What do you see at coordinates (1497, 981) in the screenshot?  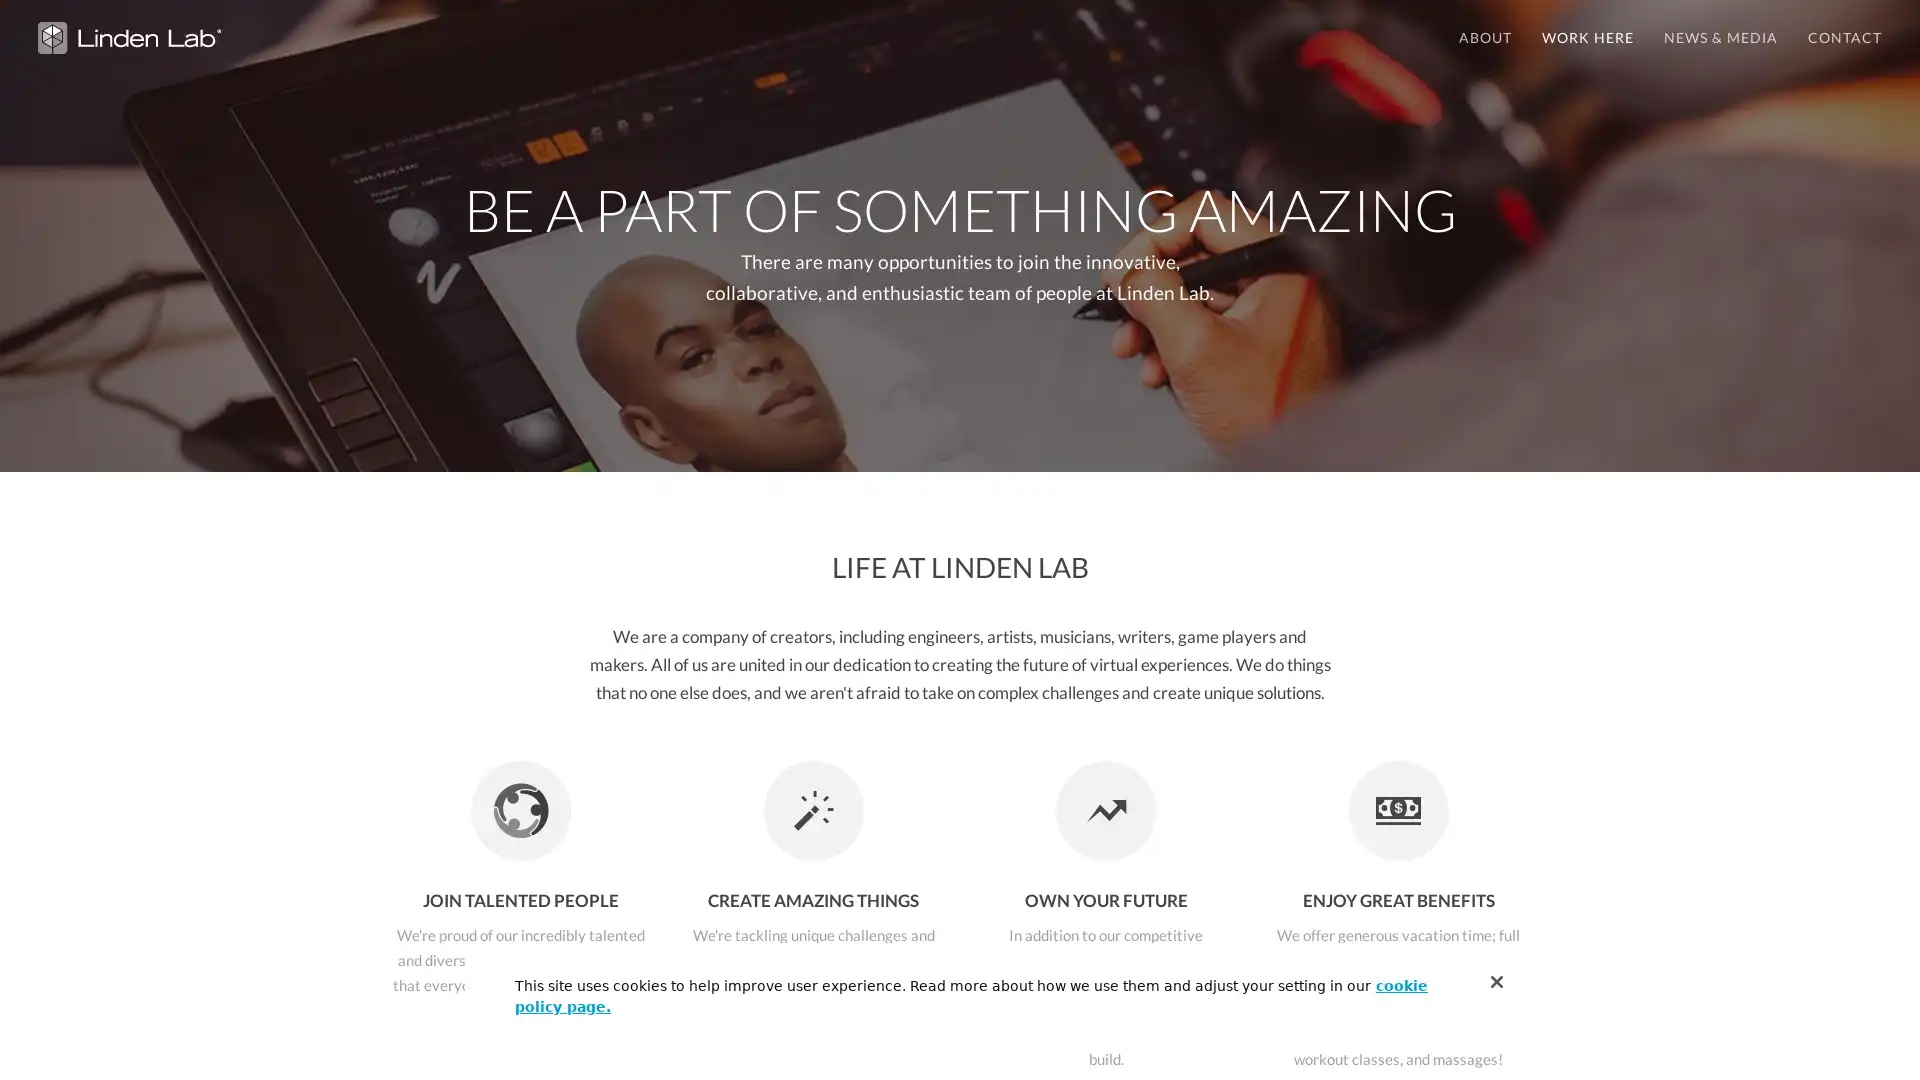 I see `Close` at bounding box center [1497, 981].